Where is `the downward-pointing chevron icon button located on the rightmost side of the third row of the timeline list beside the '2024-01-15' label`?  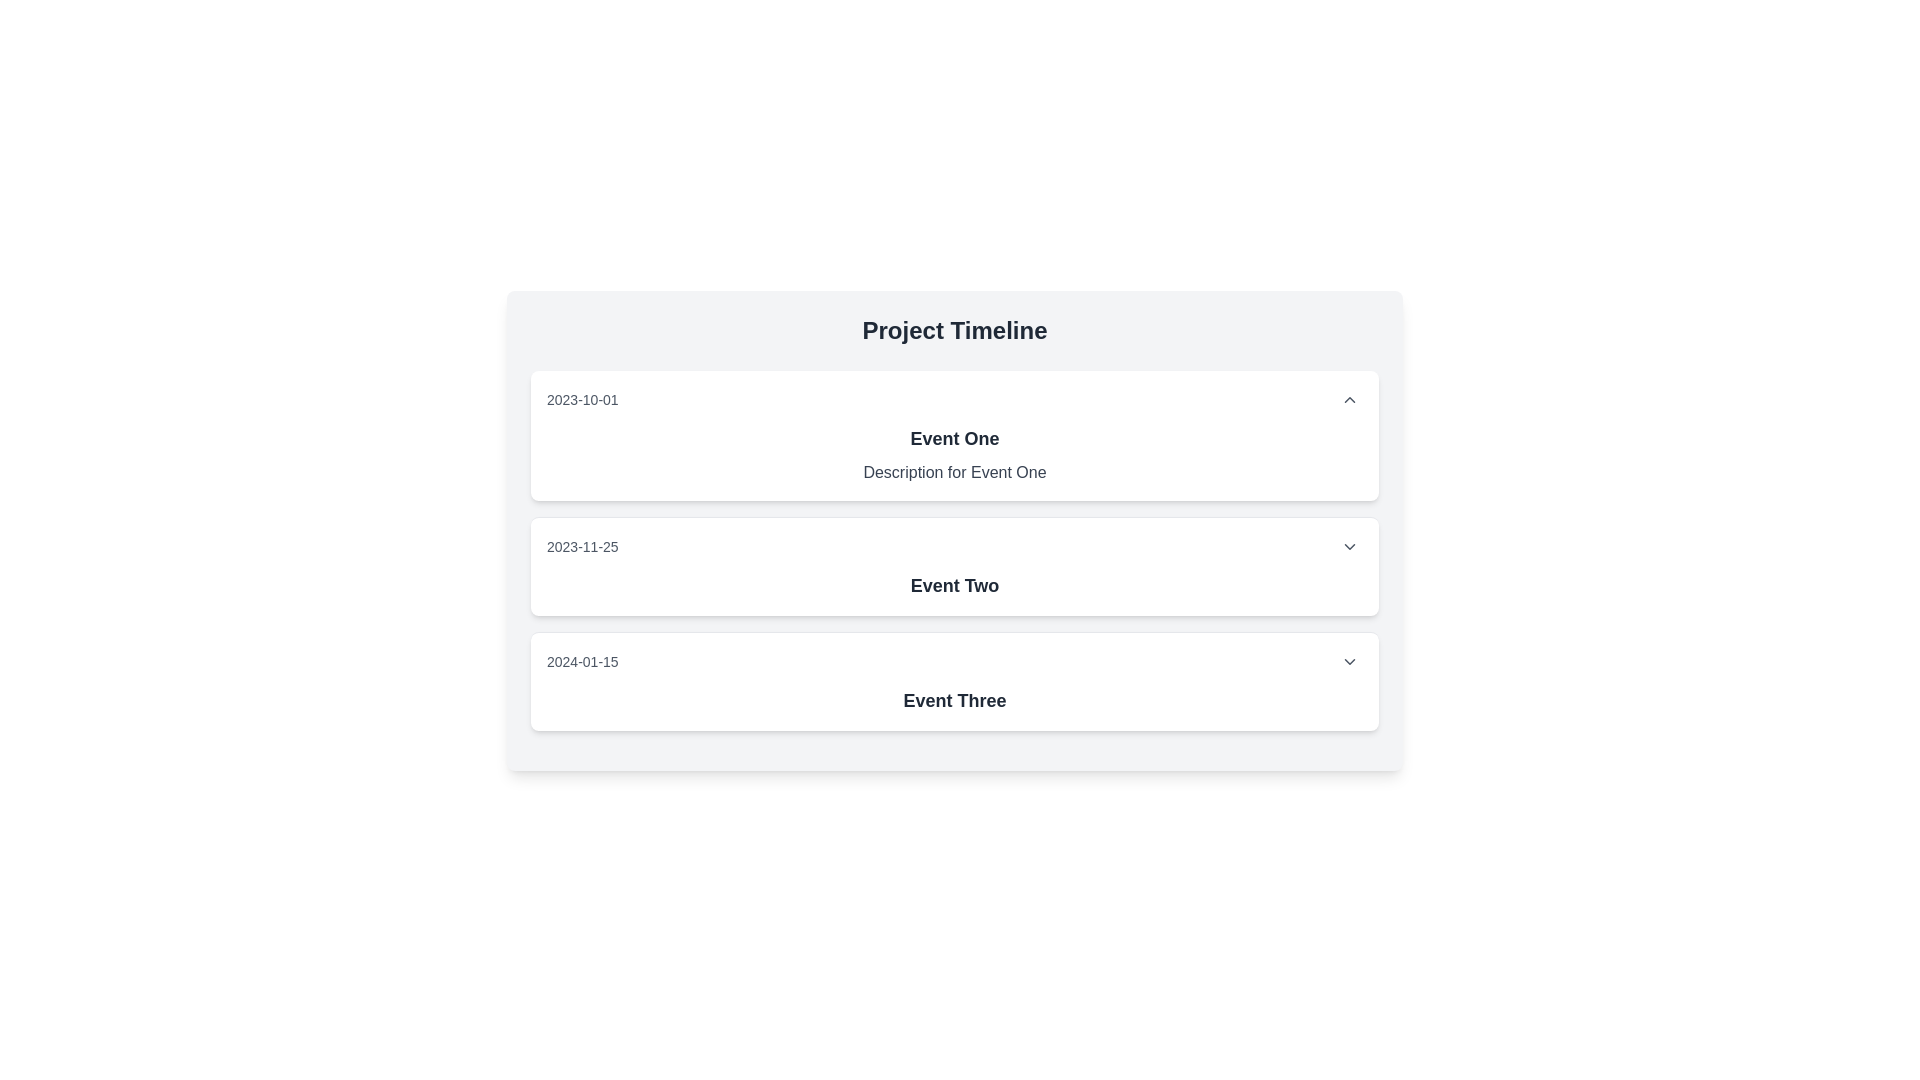 the downward-pointing chevron icon button located on the rightmost side of the third row of the timeline list beside the '2024-01-15' label is located at coordinates (1349, 662).